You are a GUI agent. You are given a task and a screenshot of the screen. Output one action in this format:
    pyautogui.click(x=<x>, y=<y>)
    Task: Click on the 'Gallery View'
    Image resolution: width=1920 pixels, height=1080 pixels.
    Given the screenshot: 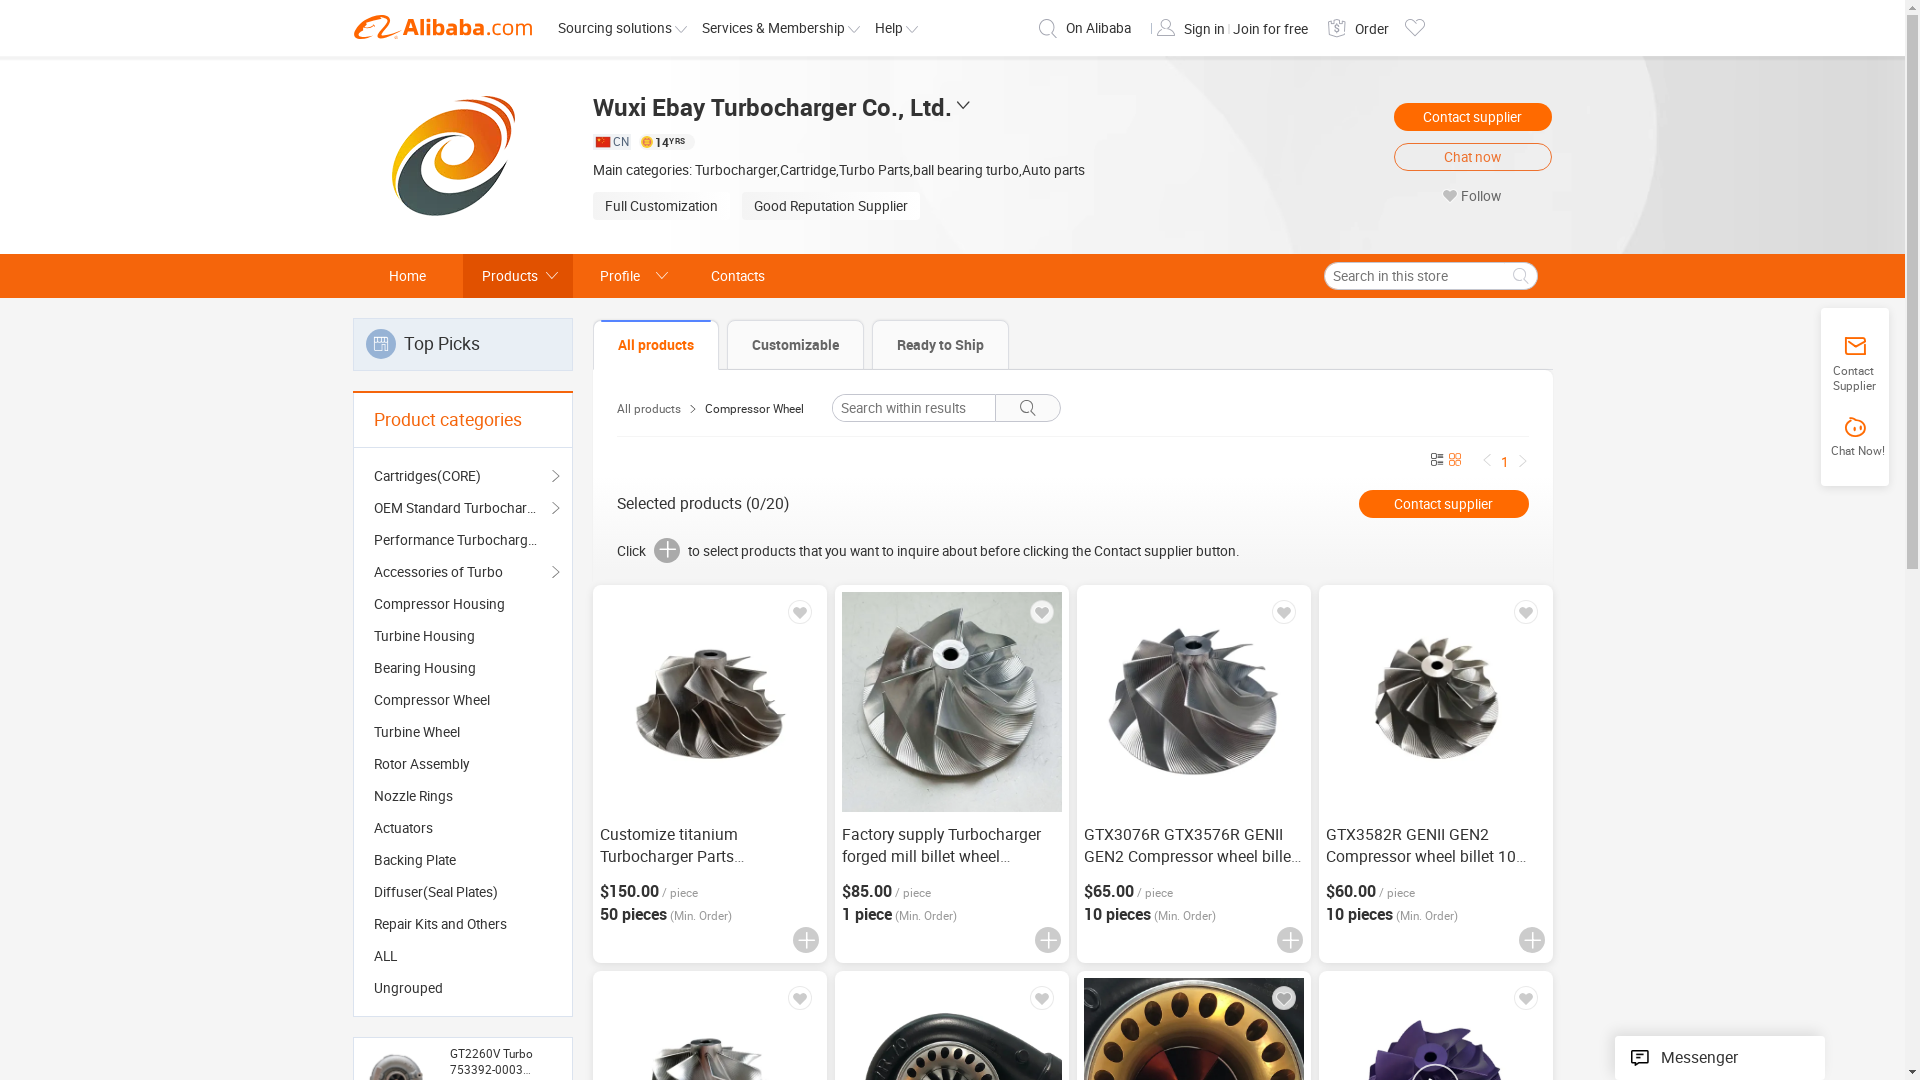 What is the action you would take?
    pyautogui.click(x=1454, y=461)
    